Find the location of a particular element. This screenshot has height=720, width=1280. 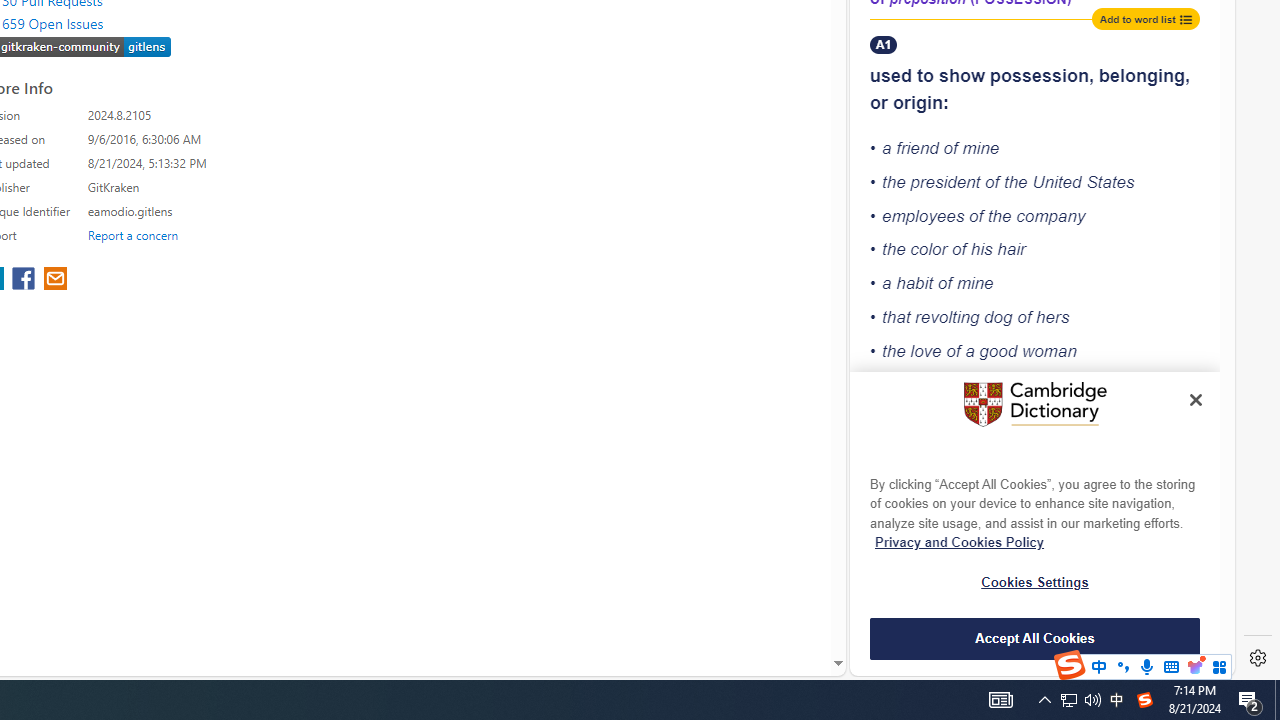

'habit' is located at coordinates (914, 284).